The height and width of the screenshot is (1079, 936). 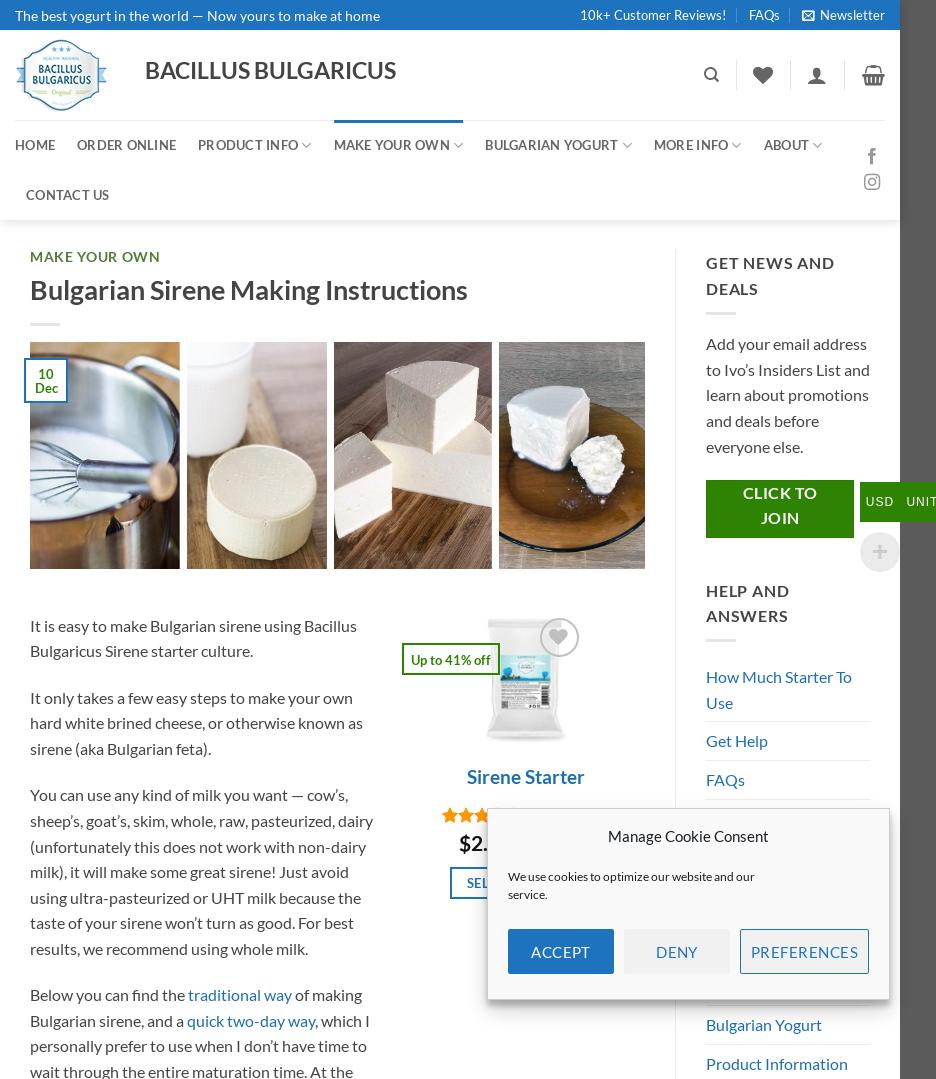 I want to click on 'Bulgarian Sirene Making Instructions', so click(x=29, y=288).